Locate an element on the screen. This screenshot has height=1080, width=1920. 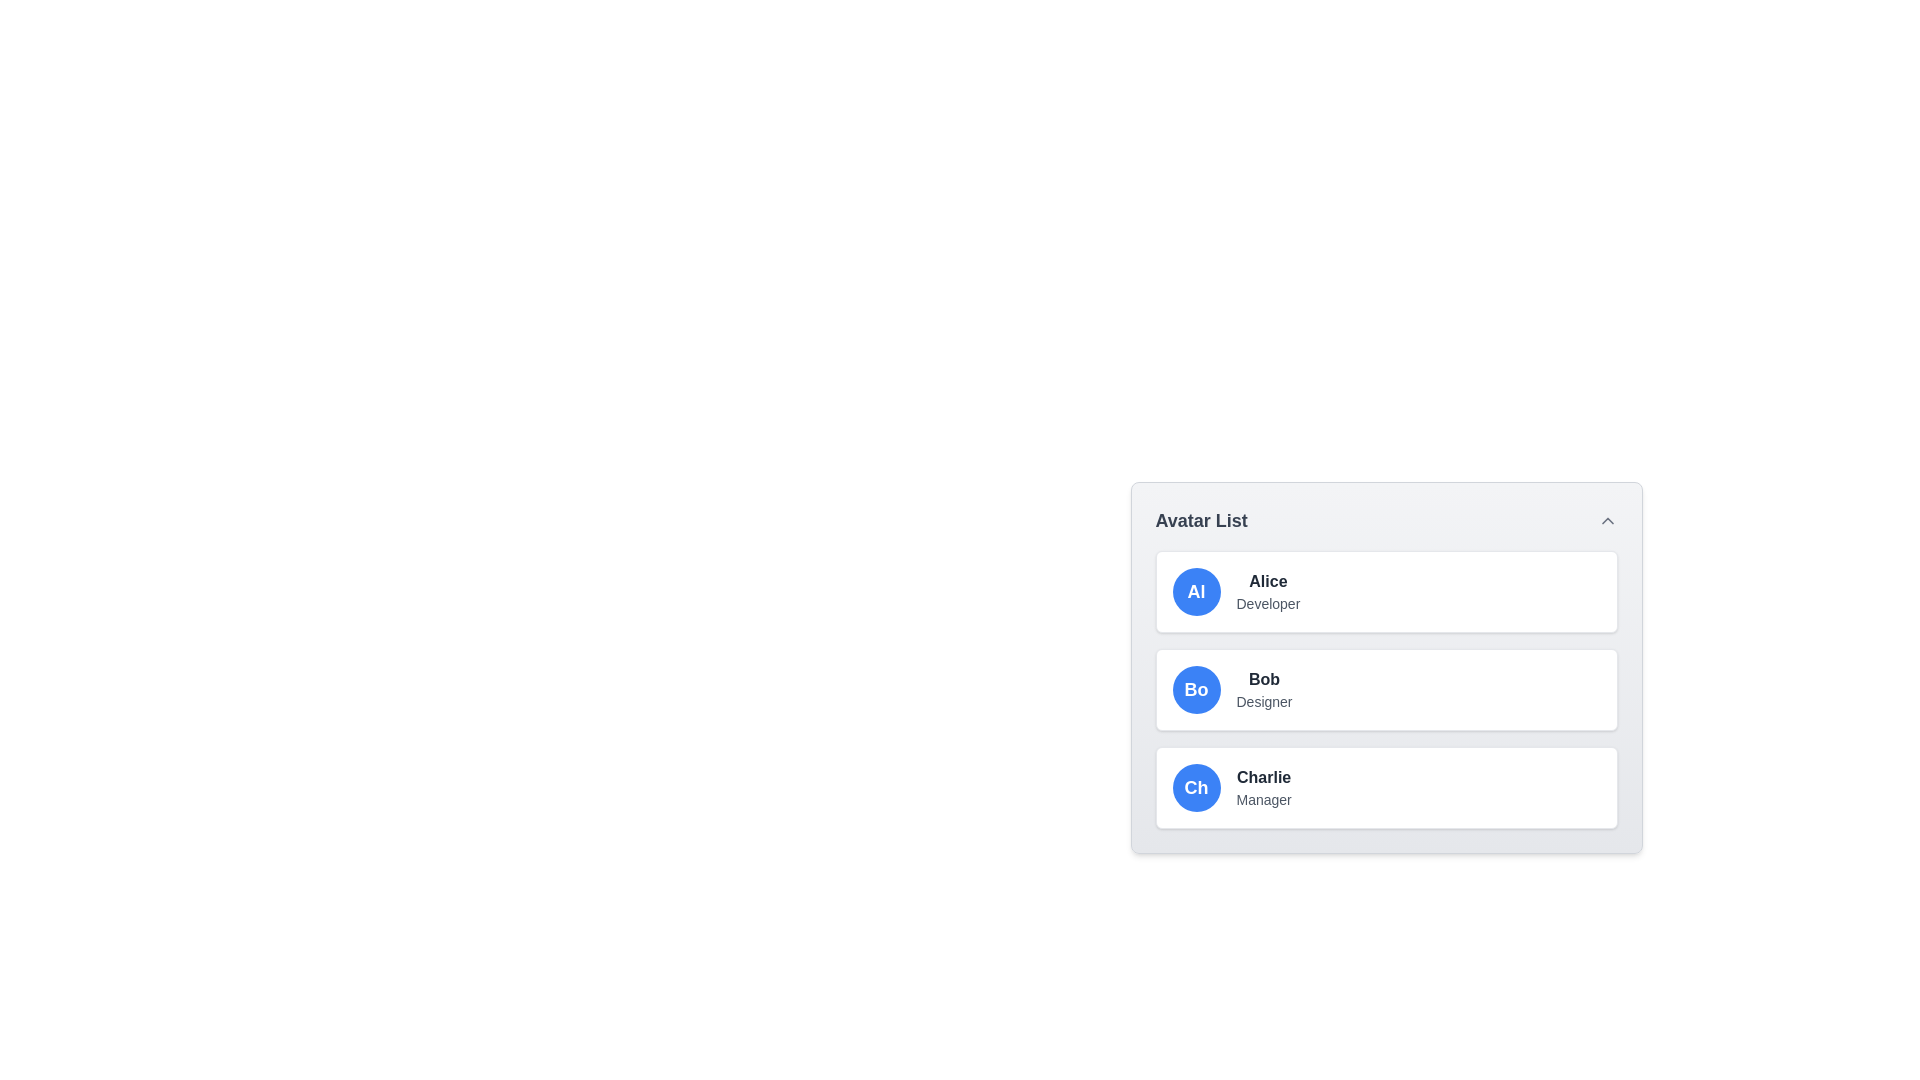
the user name text label located at the top of the card that also displays the role 'Developer' below it, as this element is interactive for navigation or triggering an action is located at coordinates (1267, 582).